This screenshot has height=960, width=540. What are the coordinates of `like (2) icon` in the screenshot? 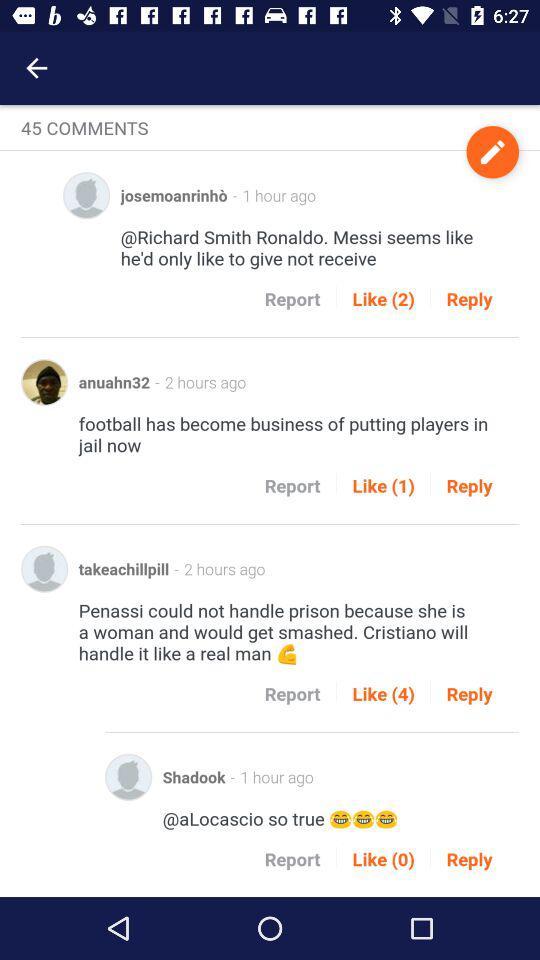 It's located at (383, 297).